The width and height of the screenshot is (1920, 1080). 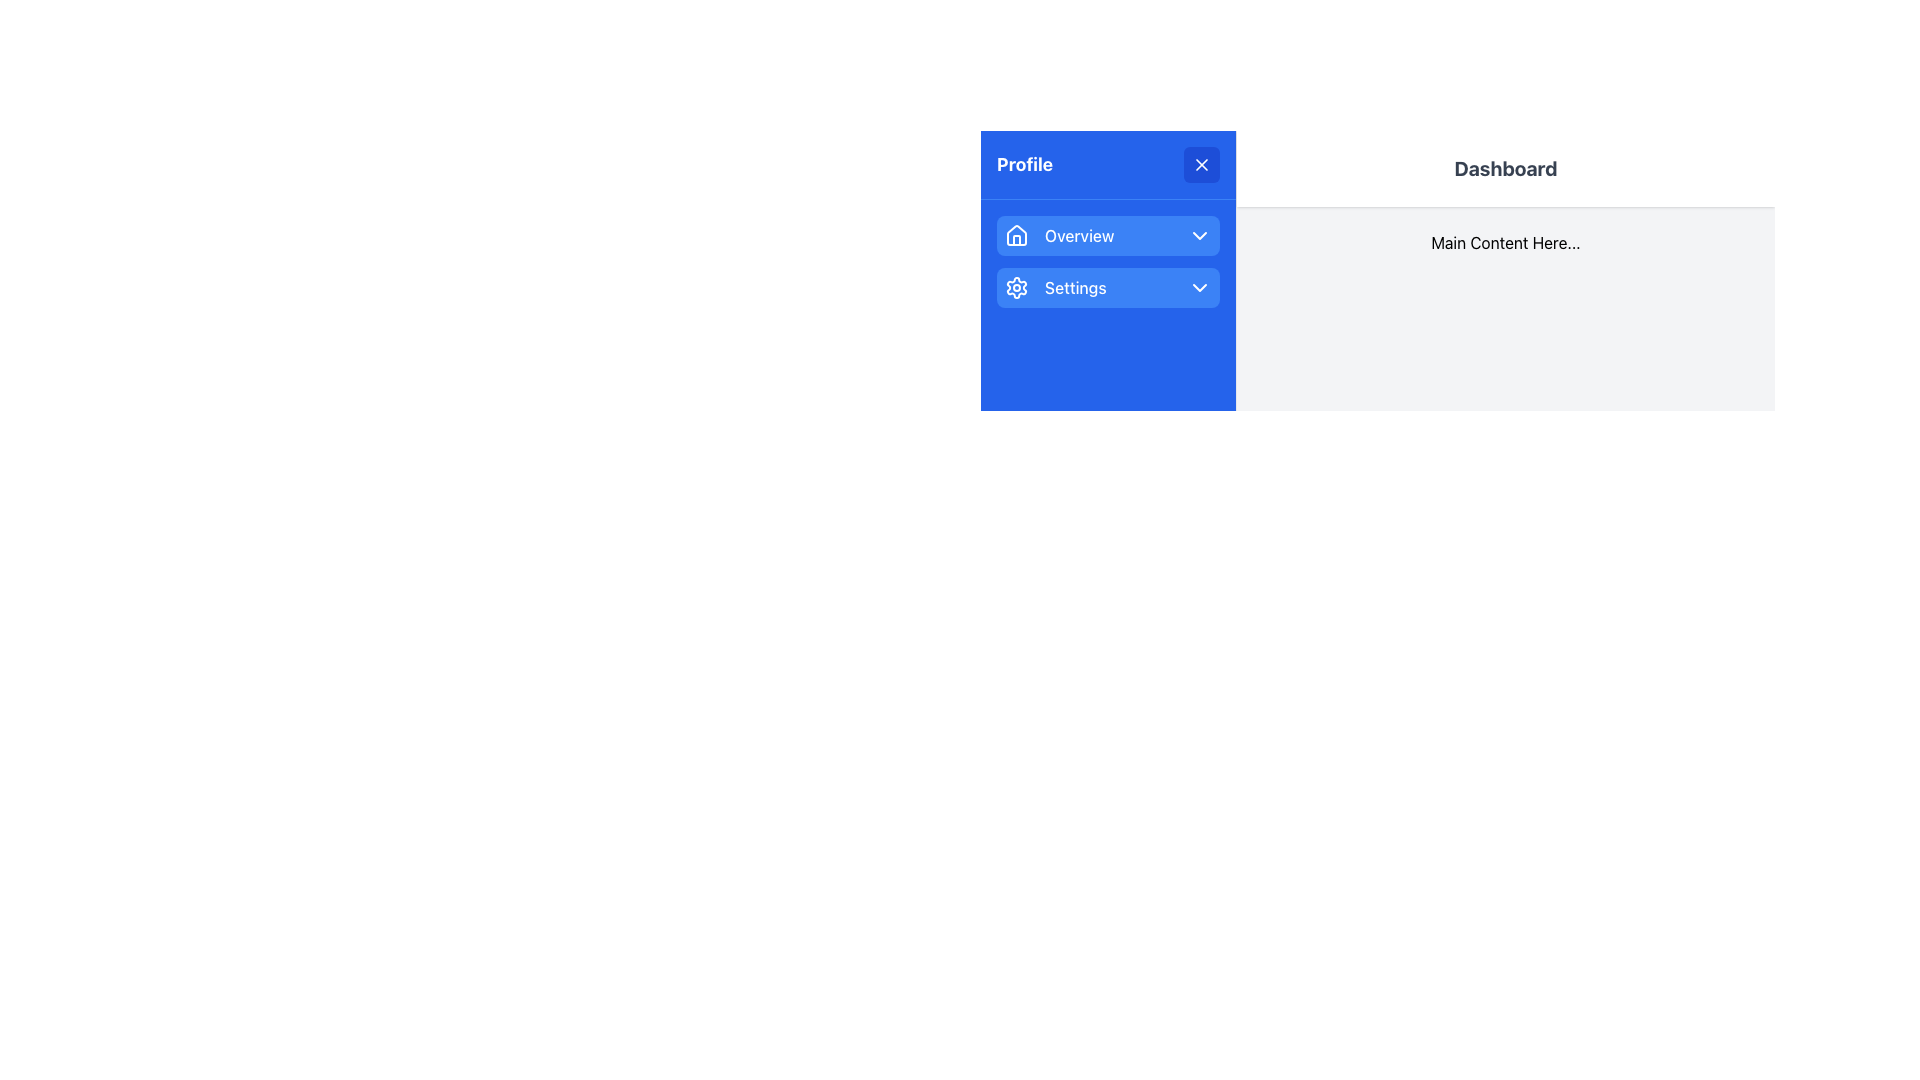 I want to click on the 'Overview' button with a blue background, which is the first item under the 'Profile' header in the sidebar, so click(x=1107, y=234).